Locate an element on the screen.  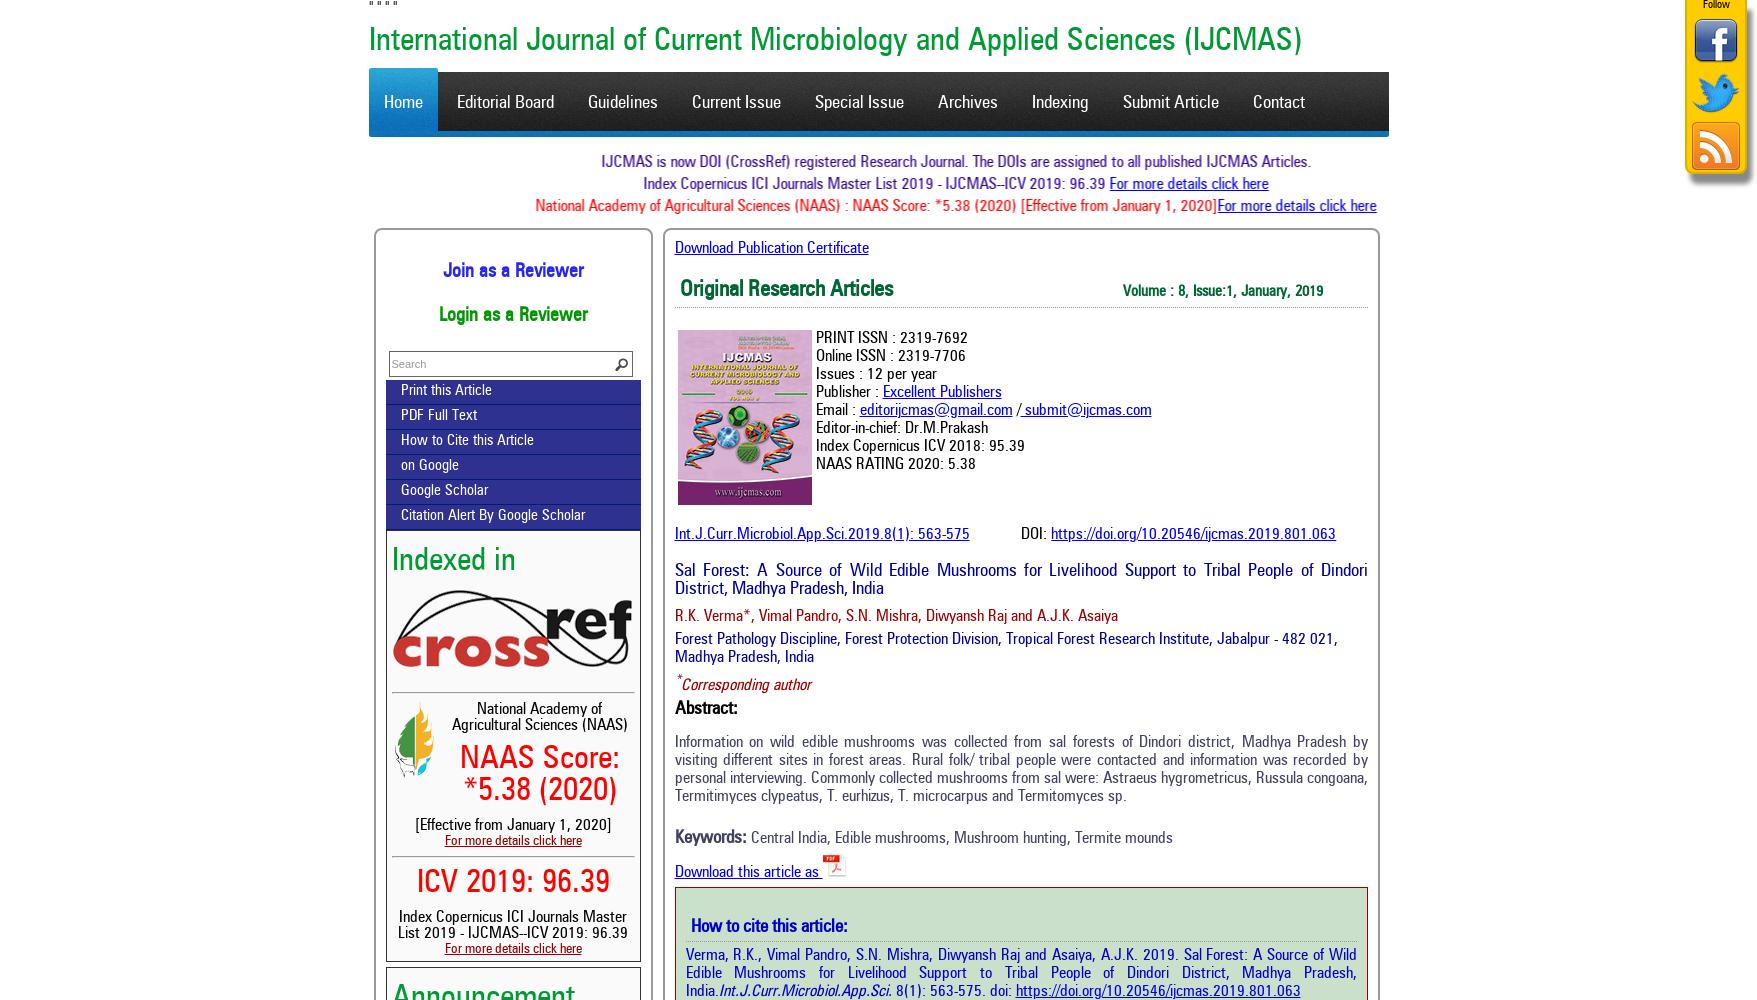
'ICV 2019: 96.39' is located at coordinates (512, 884).